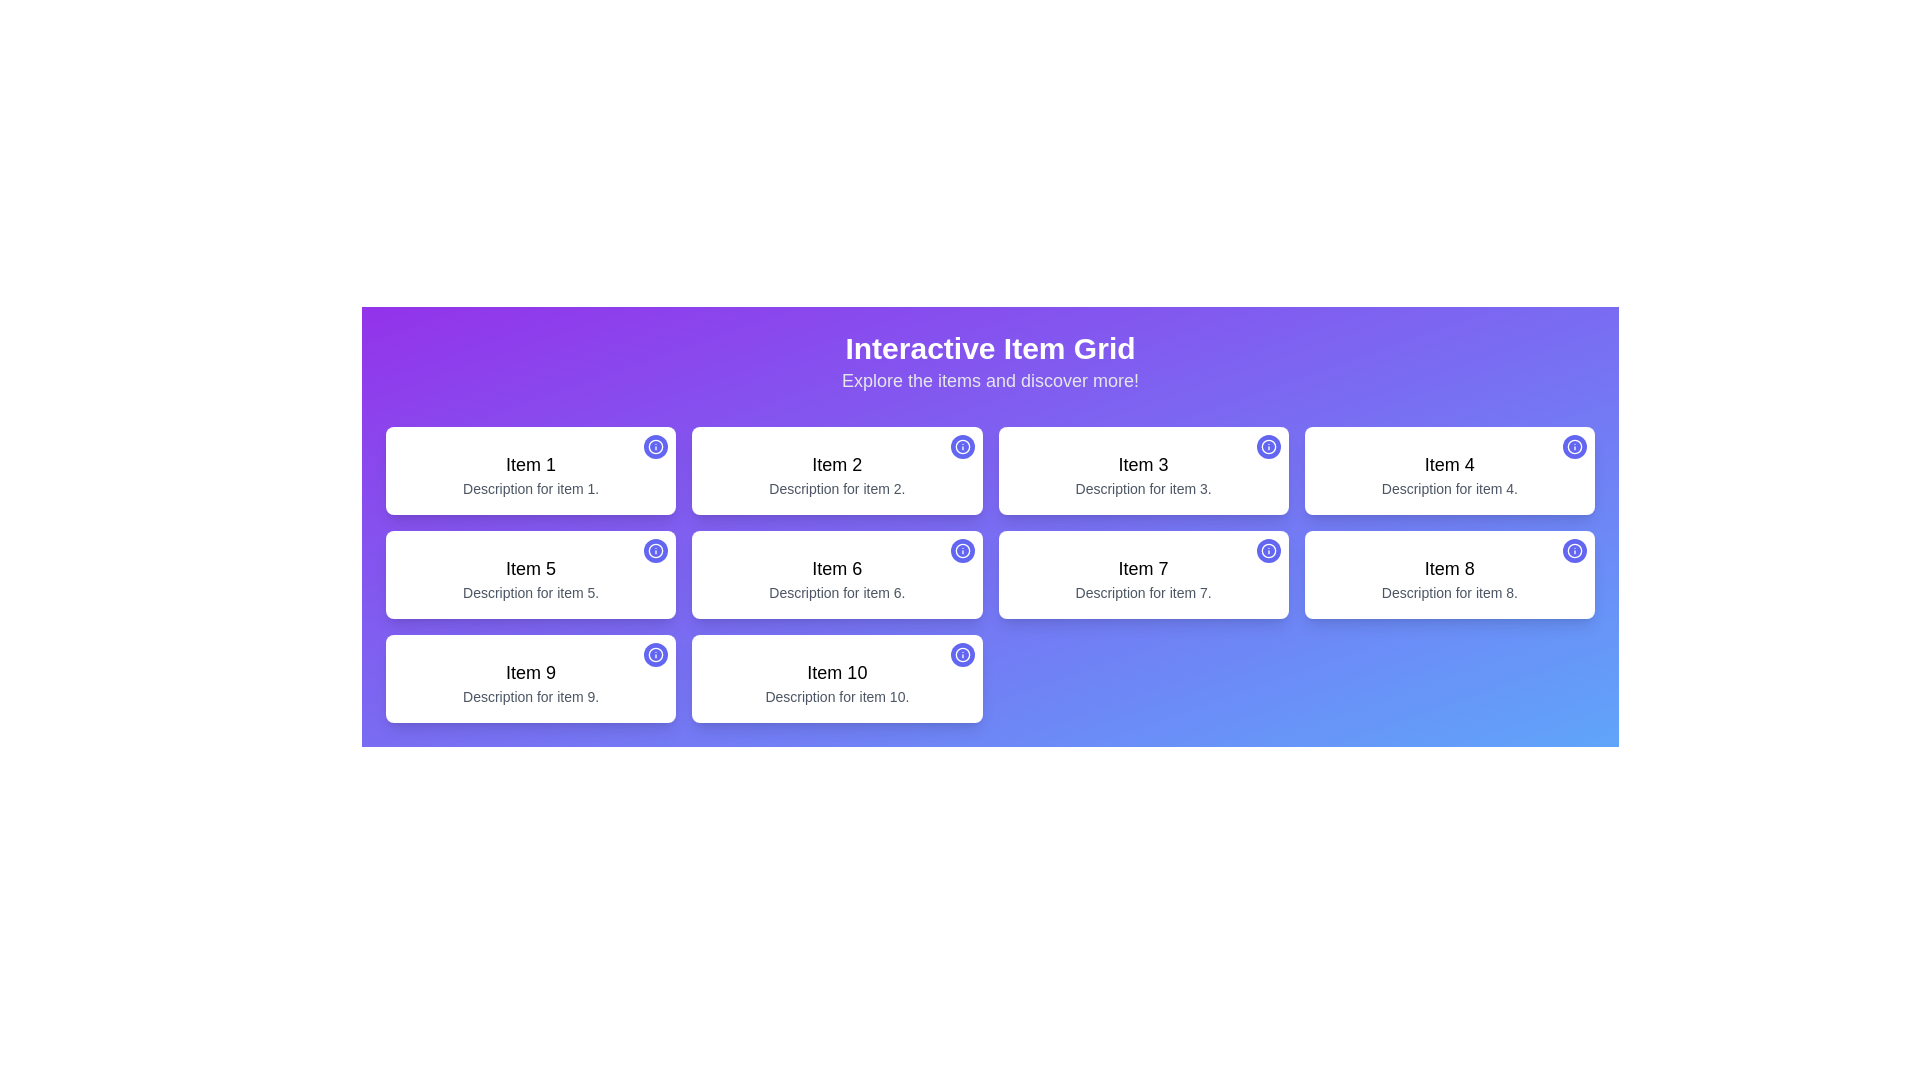 The image size is (1920, 1080). I want to click on the interactive button located in the top-right corner of the card labeled 'Item 4', so click(1573, 446).